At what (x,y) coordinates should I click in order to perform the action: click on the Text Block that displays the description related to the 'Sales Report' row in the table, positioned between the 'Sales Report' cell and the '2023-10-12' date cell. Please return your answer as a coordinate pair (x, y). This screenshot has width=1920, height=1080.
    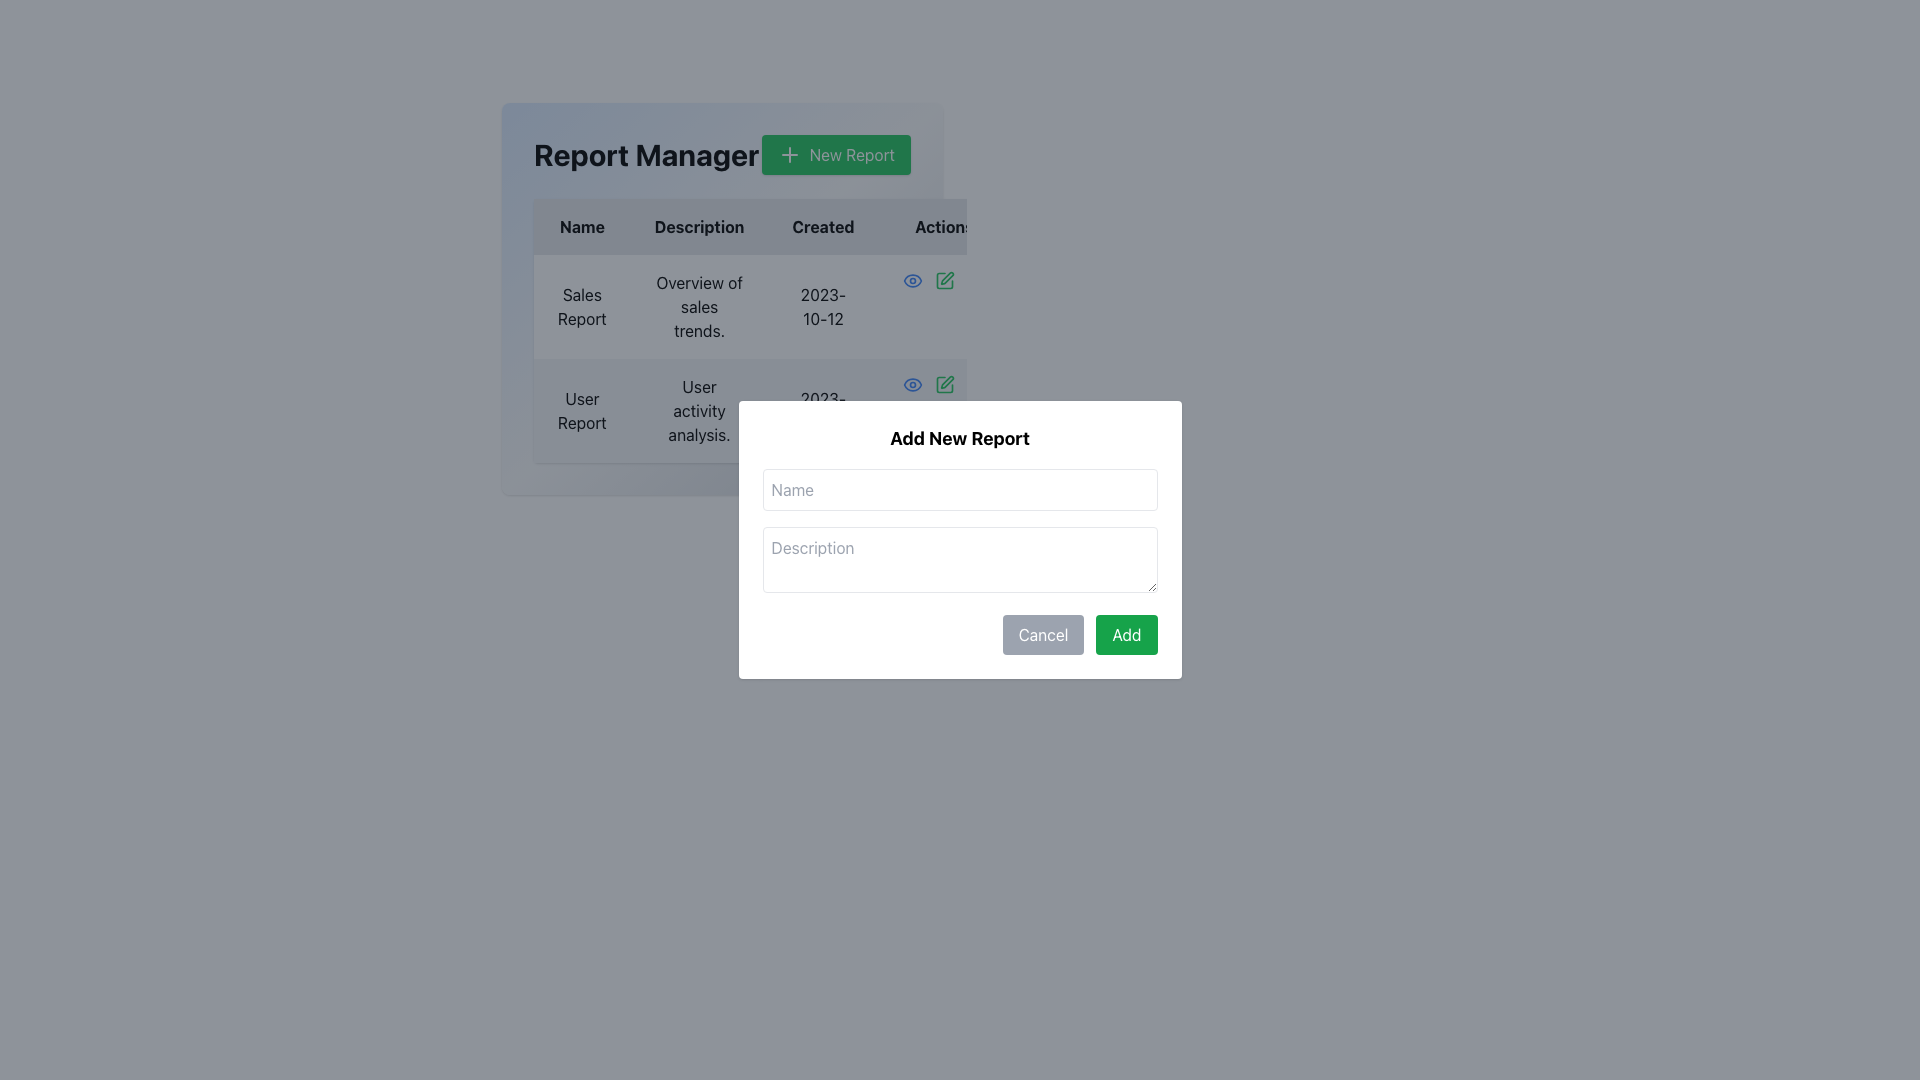
    Looking at the image, I should click on (699, 307).